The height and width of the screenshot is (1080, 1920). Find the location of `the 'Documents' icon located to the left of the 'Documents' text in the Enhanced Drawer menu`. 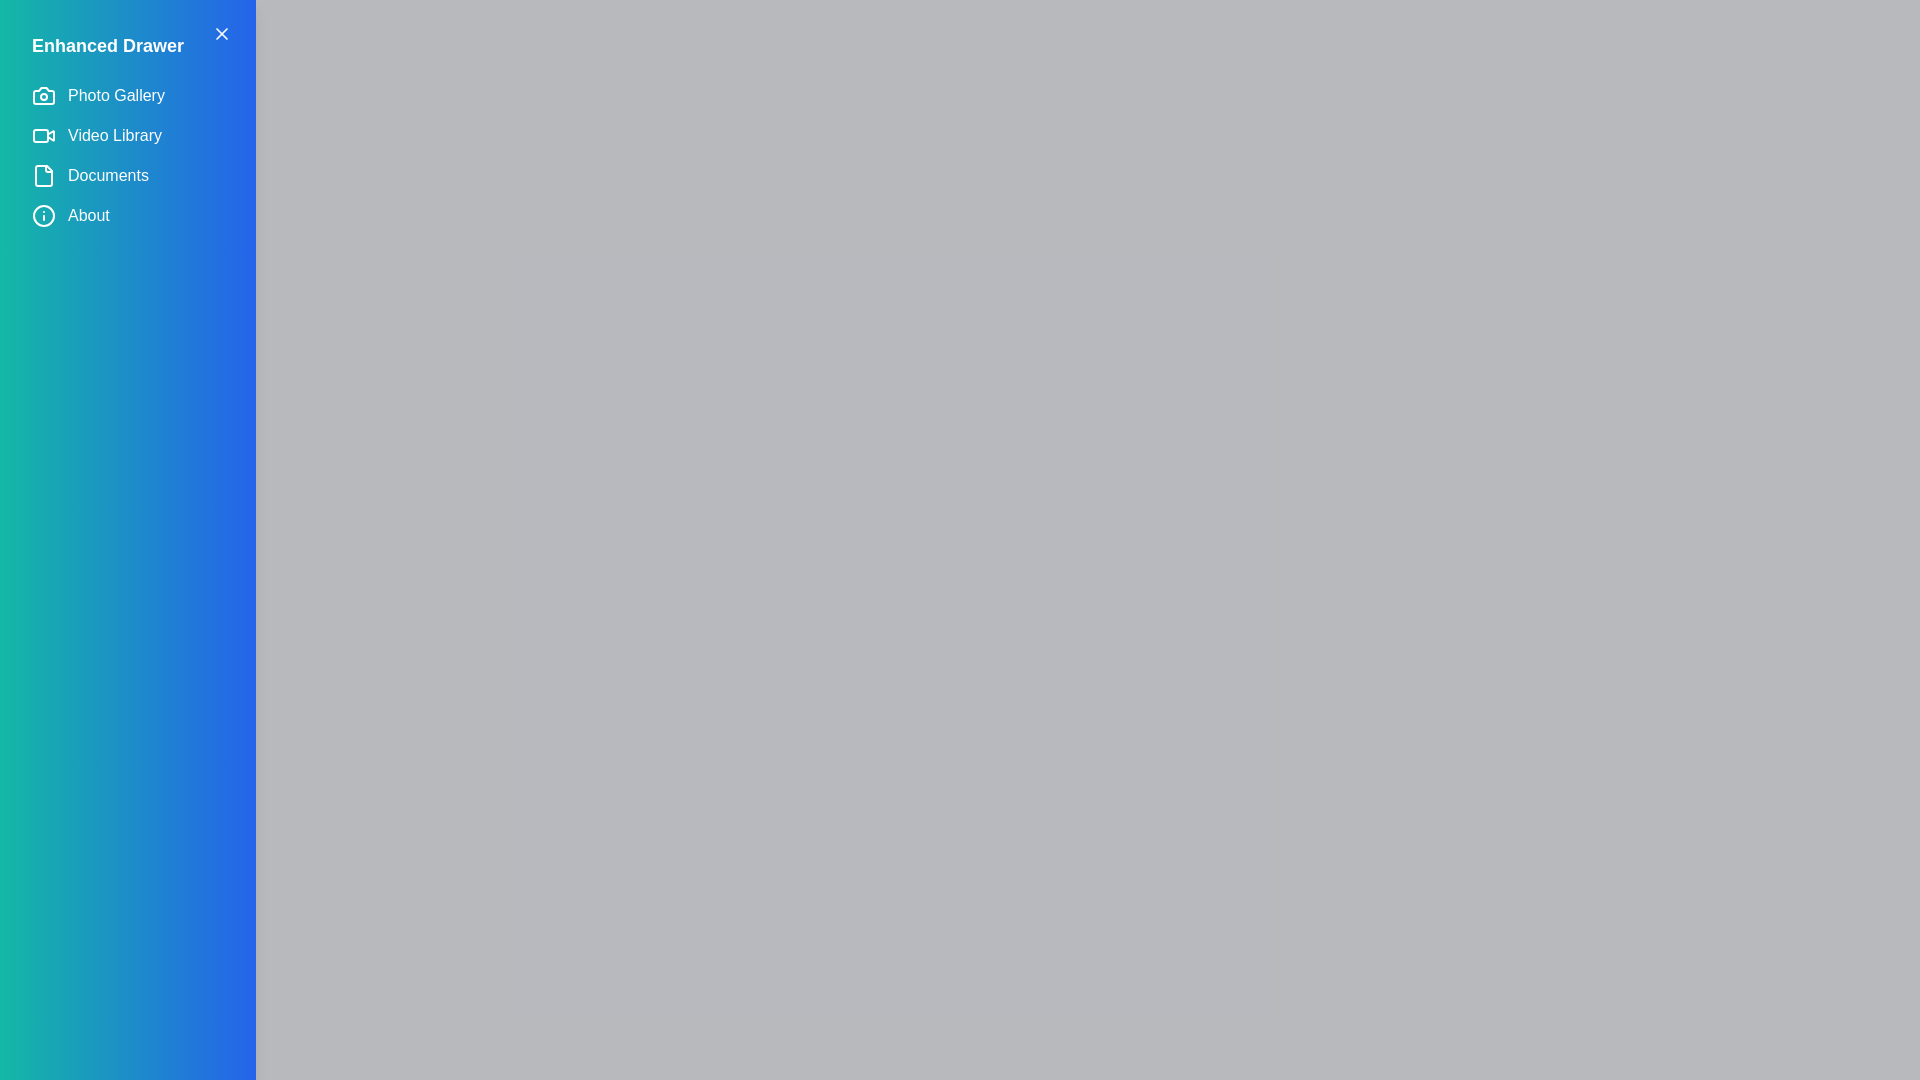

the 'Documents' icon located to the left of the 'Documents' text in the Enhanced Drawer menu is located at coordinates (43, 175).